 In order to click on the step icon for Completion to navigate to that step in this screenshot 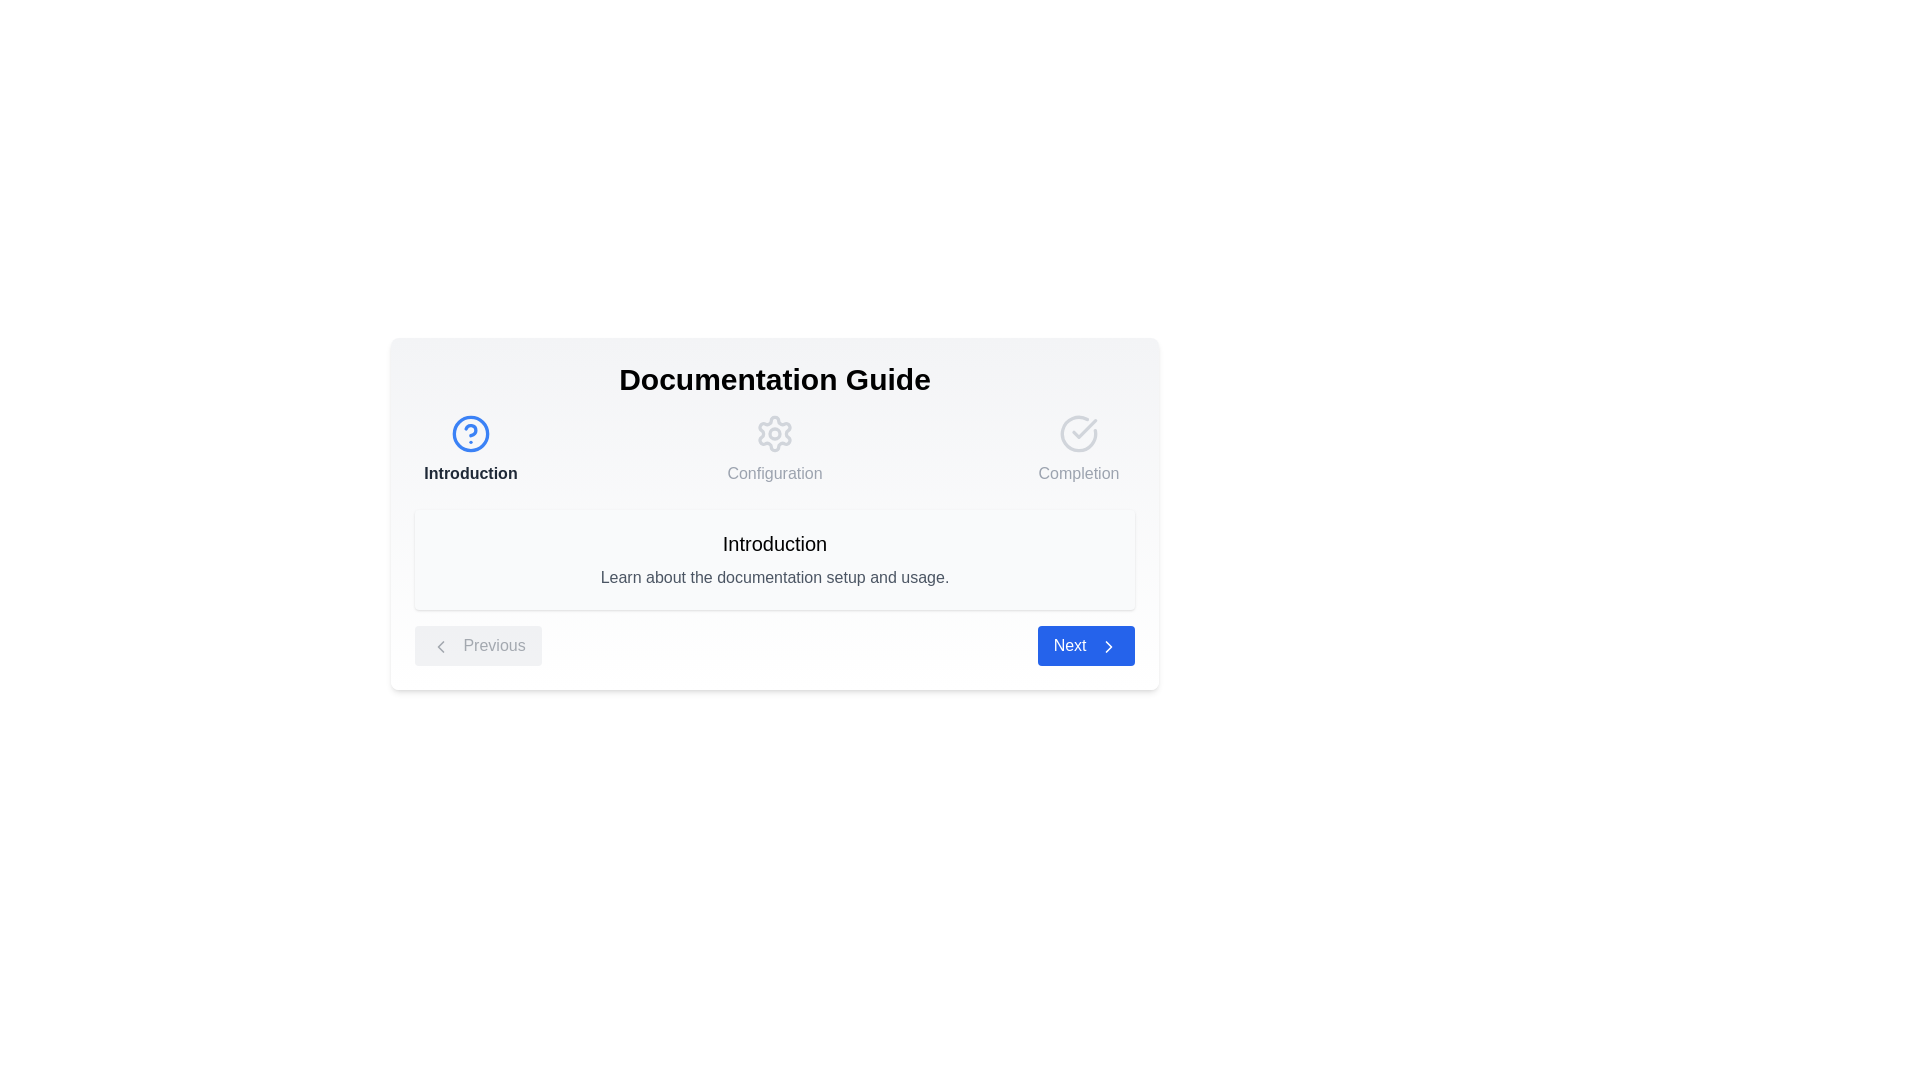, I will do `click(1078, 433)`.